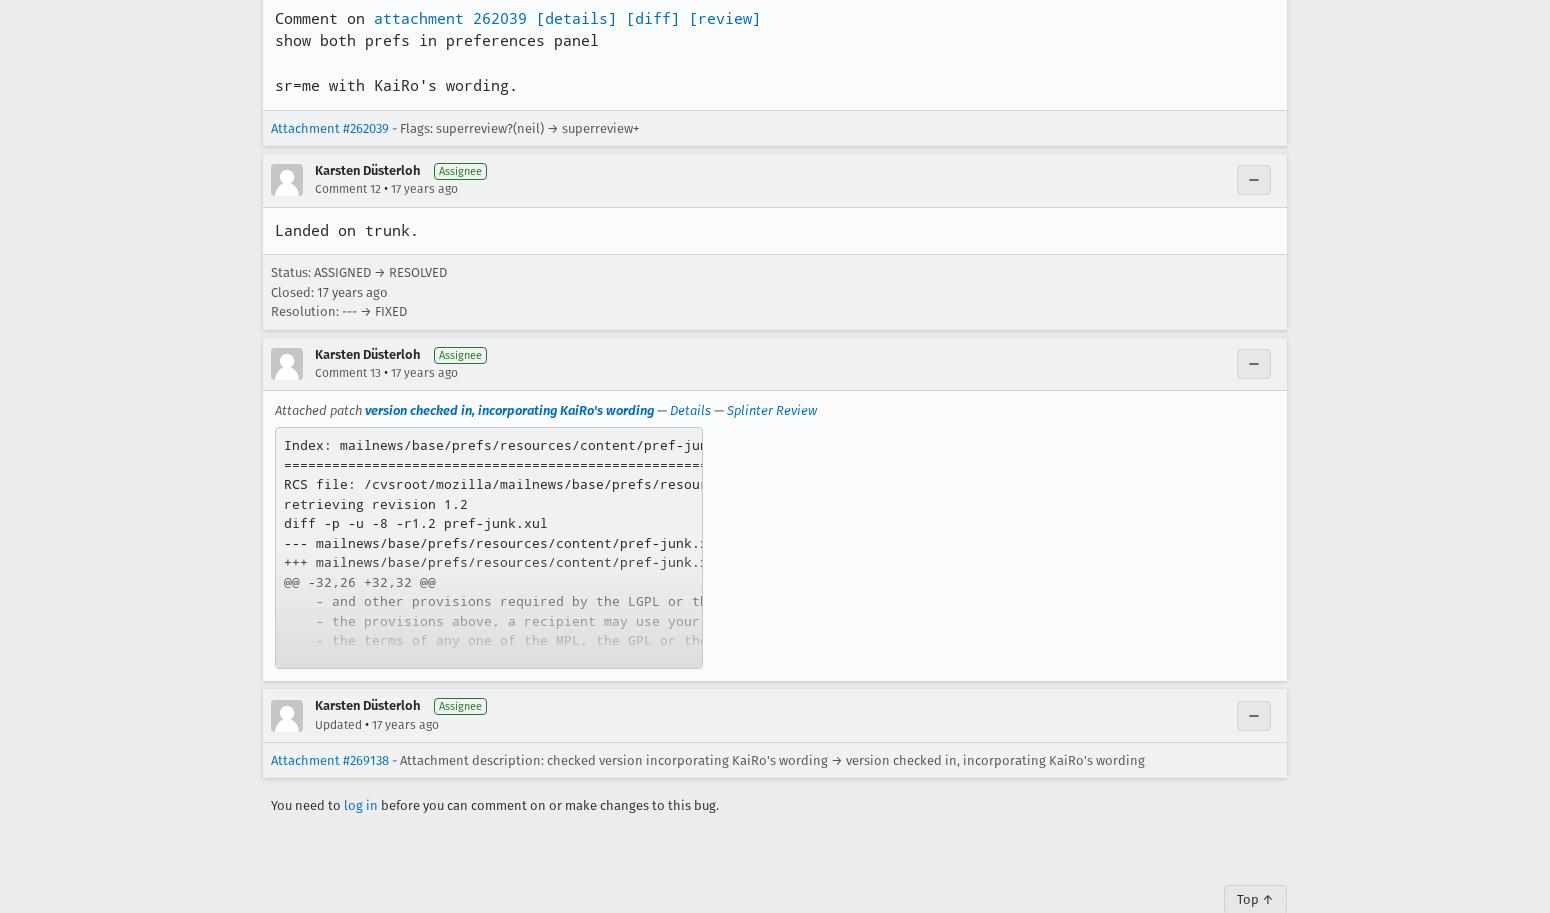 The height and width of the screenshot is (913, 1550). What do you see at coordinates (512, 126) in the screenshot?
I see `'-
        Flags: superreview?(neil) → superreview+'` at bounding box center [512, 126].